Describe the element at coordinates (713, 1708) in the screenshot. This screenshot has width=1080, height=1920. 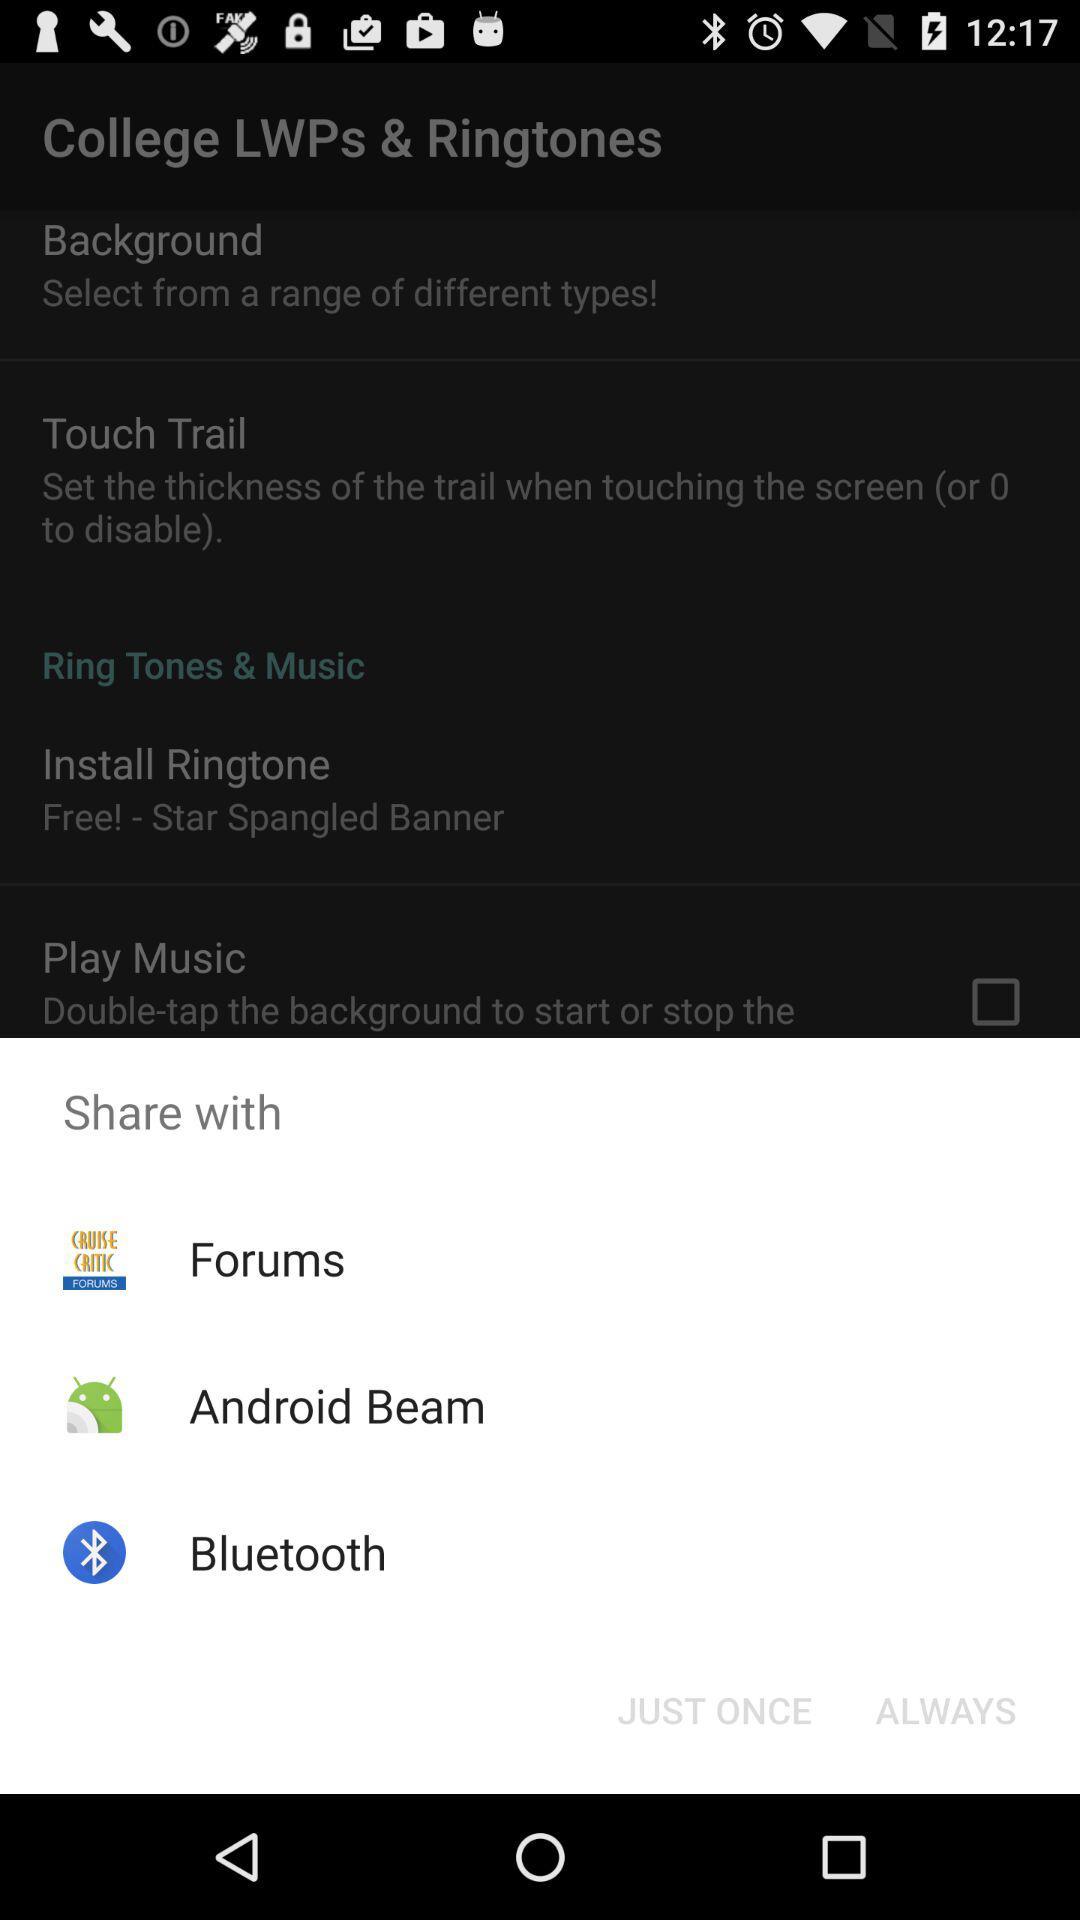
I see `icon next to the always icon` at that location.